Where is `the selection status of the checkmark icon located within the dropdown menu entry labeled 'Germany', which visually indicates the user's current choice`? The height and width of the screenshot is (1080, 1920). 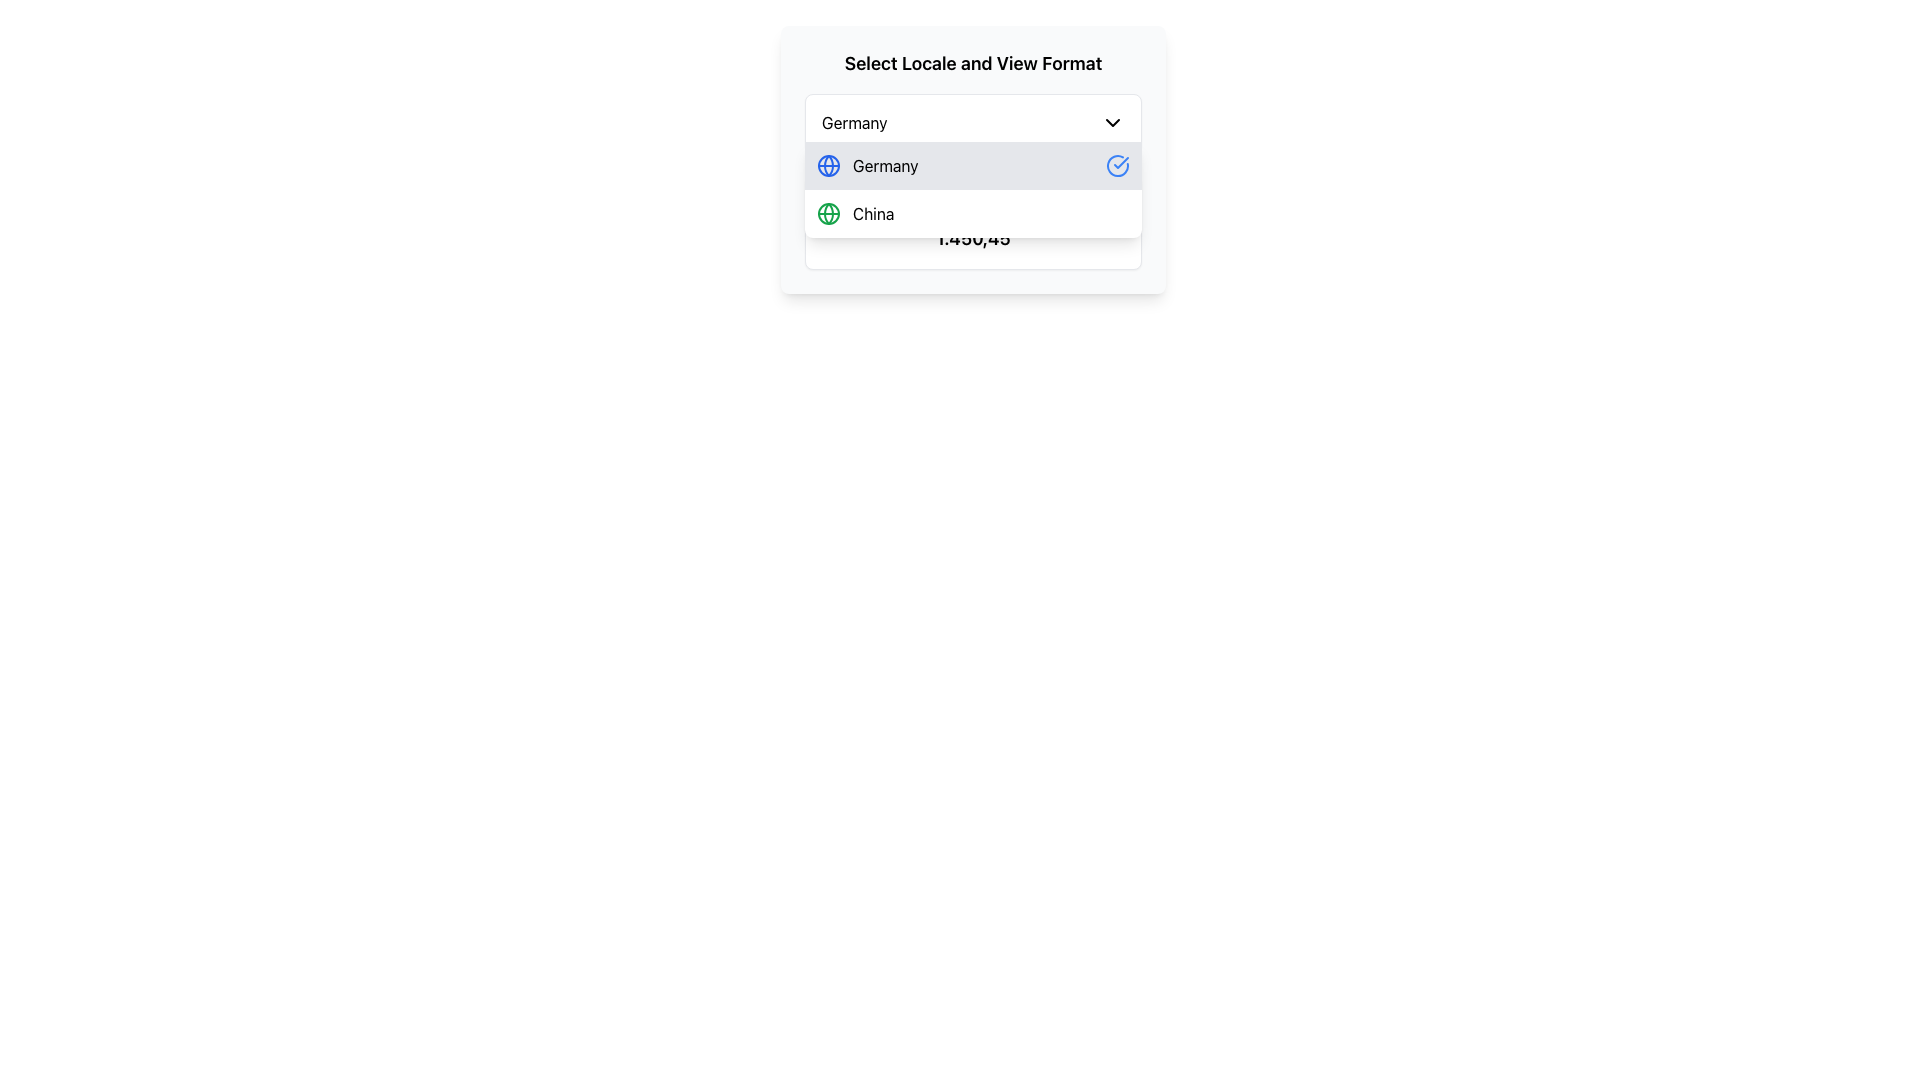
the selection status of the checkmark icon located within the dropdown menu entry labeled 'Germany', which visually indicates the user's current choice is located at coordinates (1121, 161).